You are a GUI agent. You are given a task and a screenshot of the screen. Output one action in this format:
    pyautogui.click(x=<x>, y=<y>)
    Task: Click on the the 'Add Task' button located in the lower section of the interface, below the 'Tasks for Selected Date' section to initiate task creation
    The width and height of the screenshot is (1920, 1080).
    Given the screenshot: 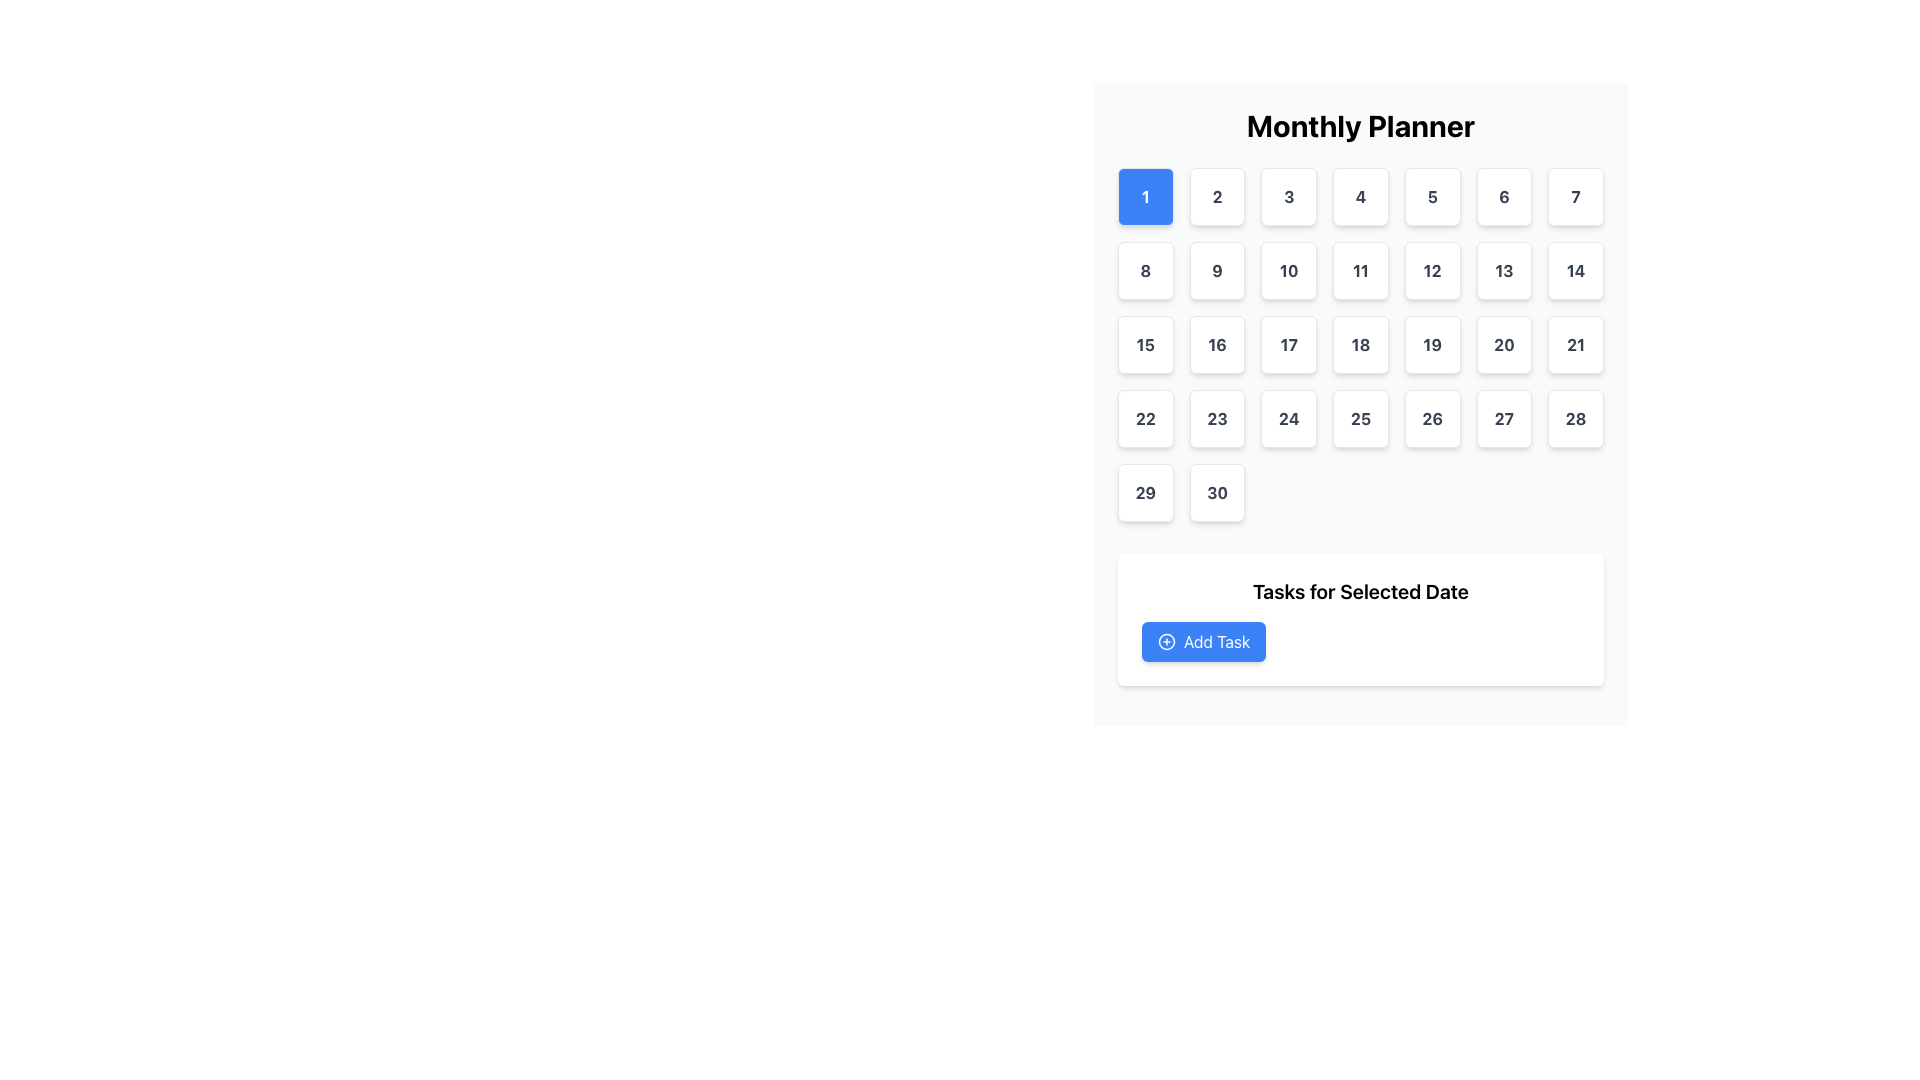 What is the action you would take?
    pyautogui.click(x=1216, y=641)
    